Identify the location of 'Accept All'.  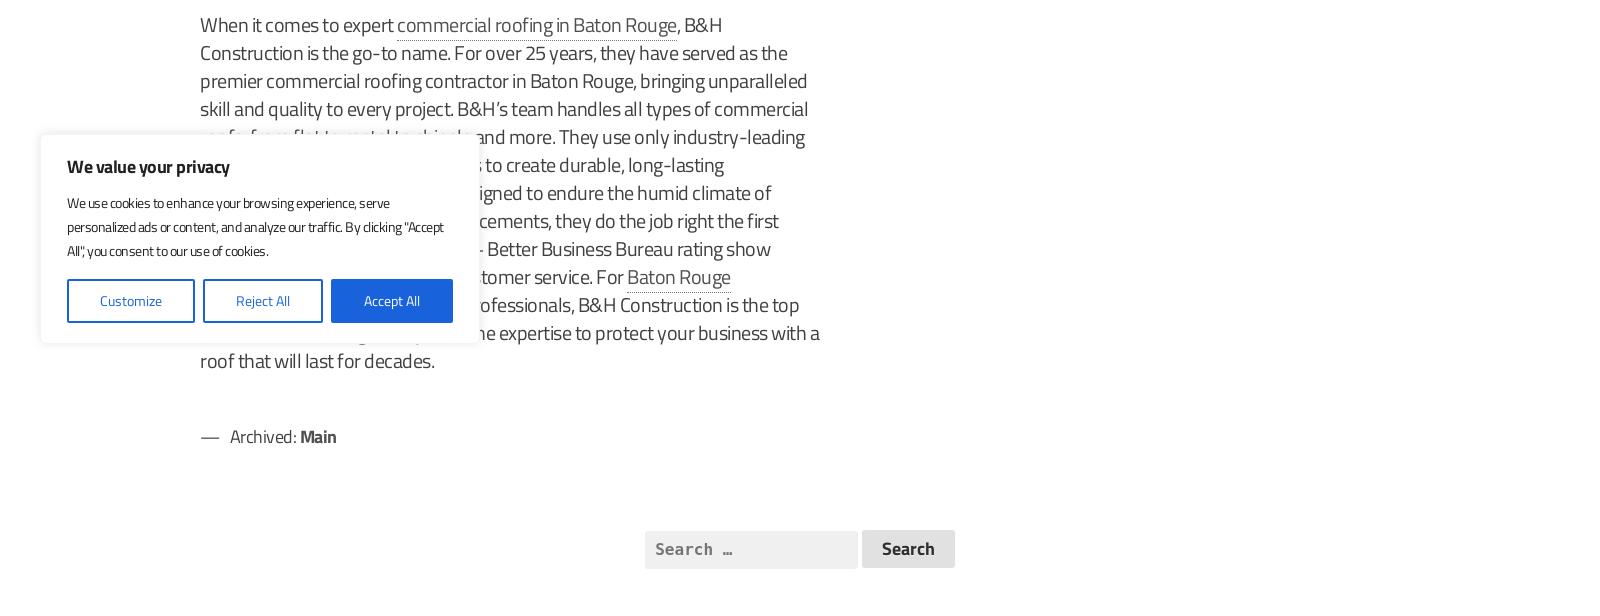
(392, 300).